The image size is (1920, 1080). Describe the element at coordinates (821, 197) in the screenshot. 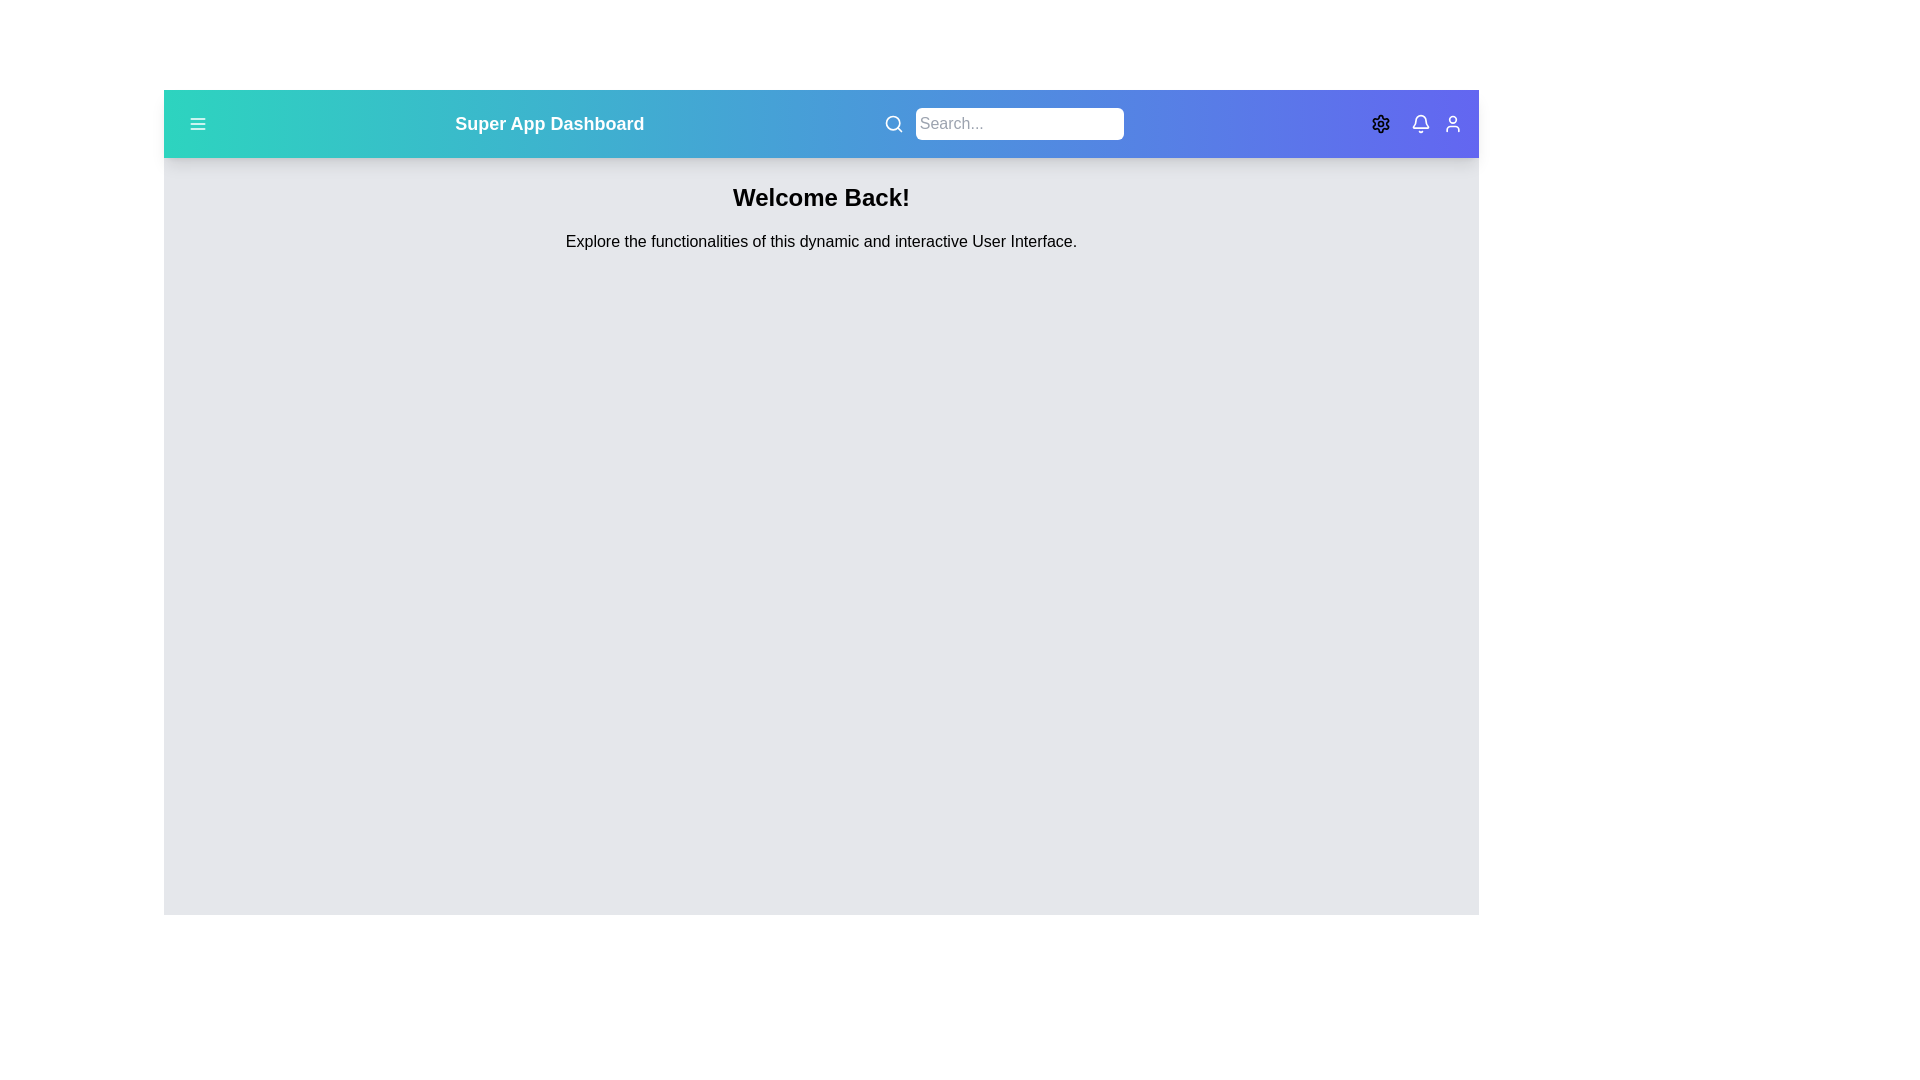

I see `the text 'Welcome Back!' to select it` at that location.